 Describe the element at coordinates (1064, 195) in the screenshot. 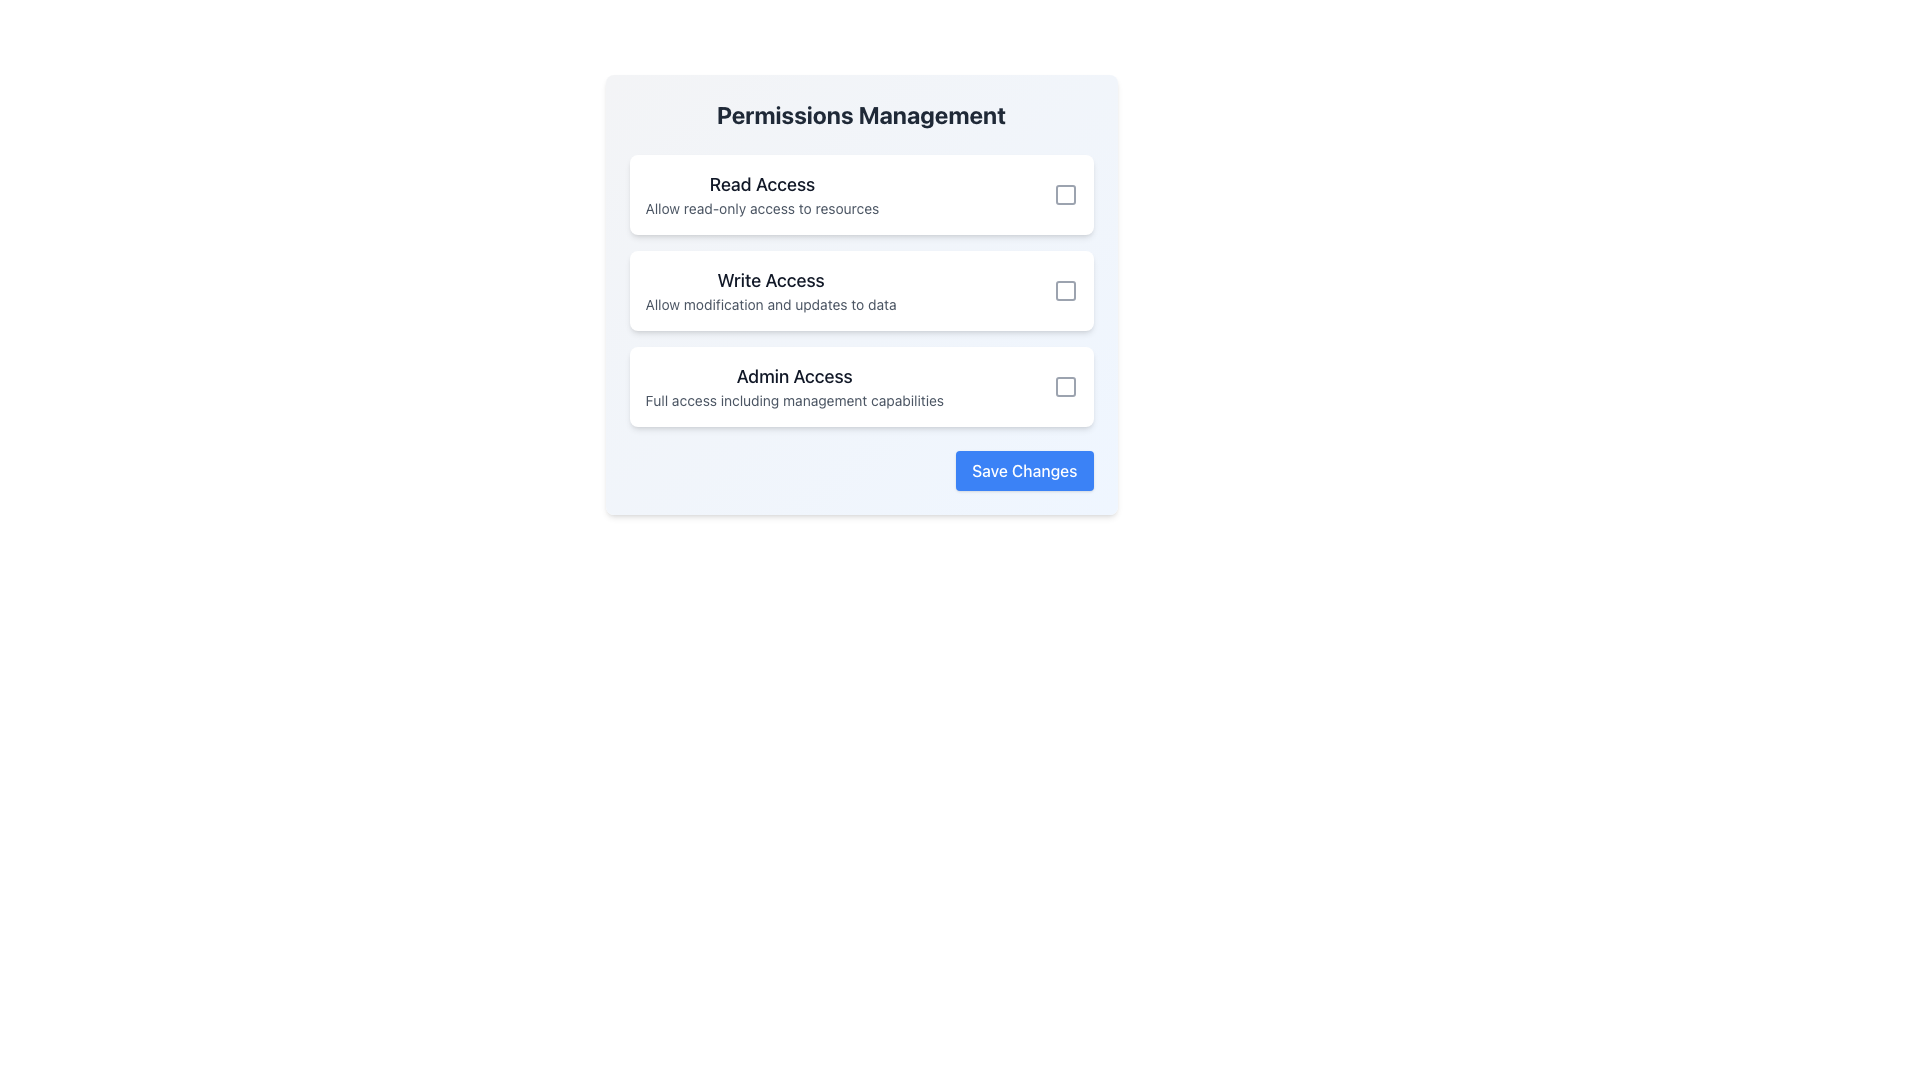

I see `the checkbox for 'Read Access'` at that location.